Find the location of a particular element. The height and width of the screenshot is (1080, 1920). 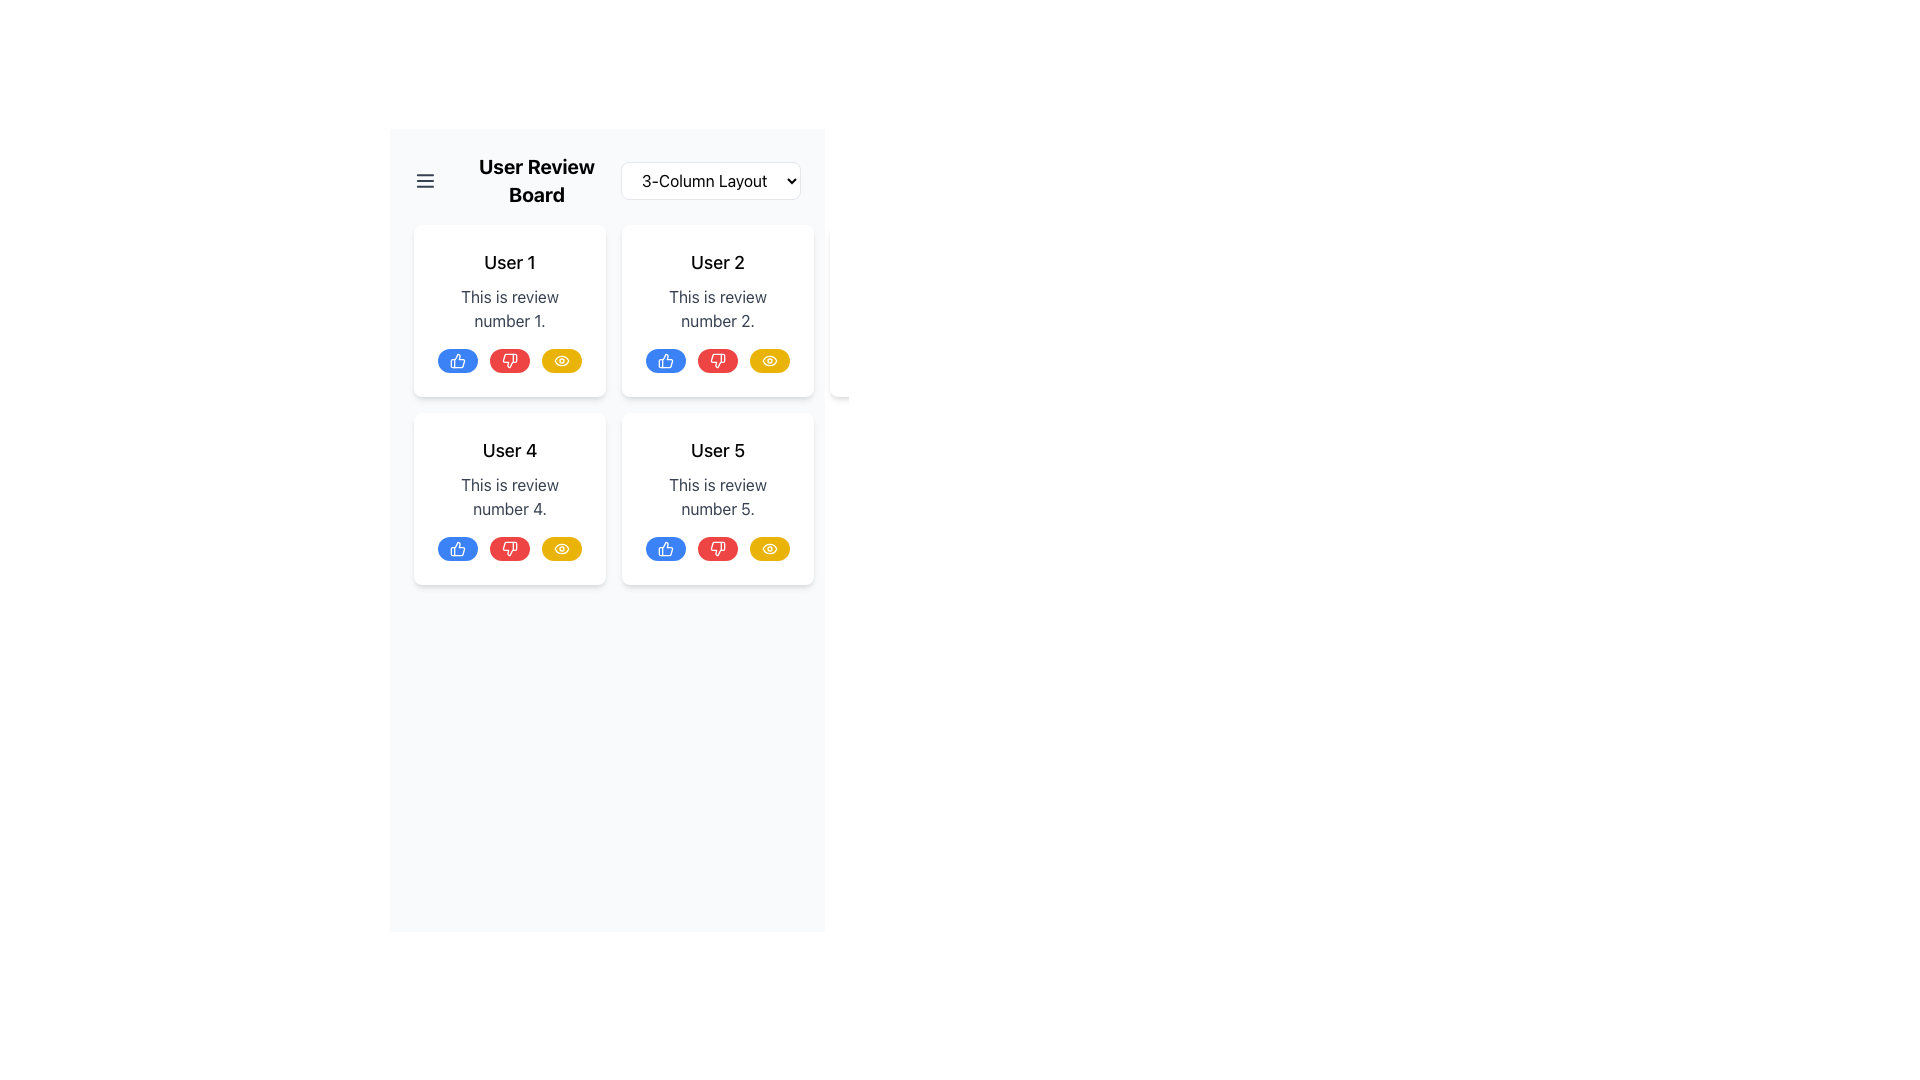

the dislike icon button in the user card titled 'User 2' is located at coordinates (718, 361).